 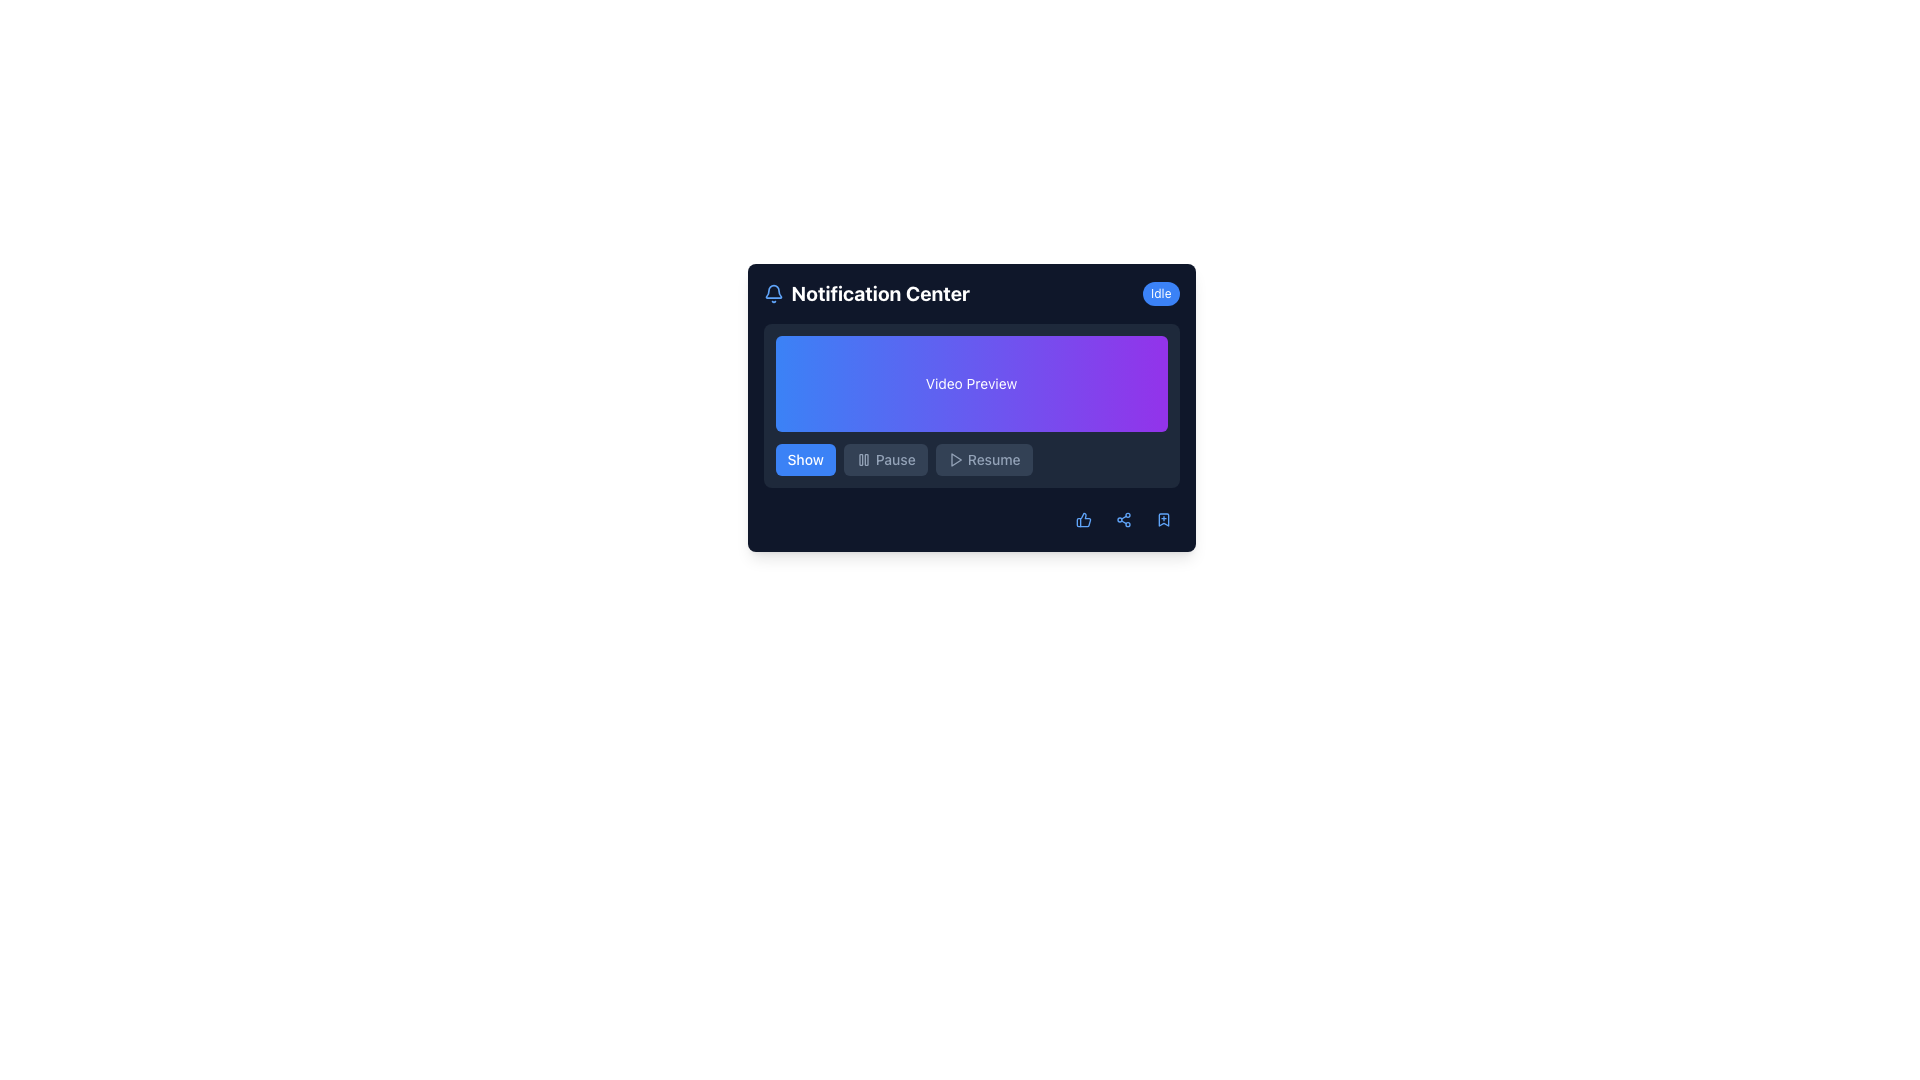 What do you see at coordinates (1163, 519) in the screenshot?
I see `the bookmark button located at the bottom-right corner of the panel` at bounding box center [1163, 519].